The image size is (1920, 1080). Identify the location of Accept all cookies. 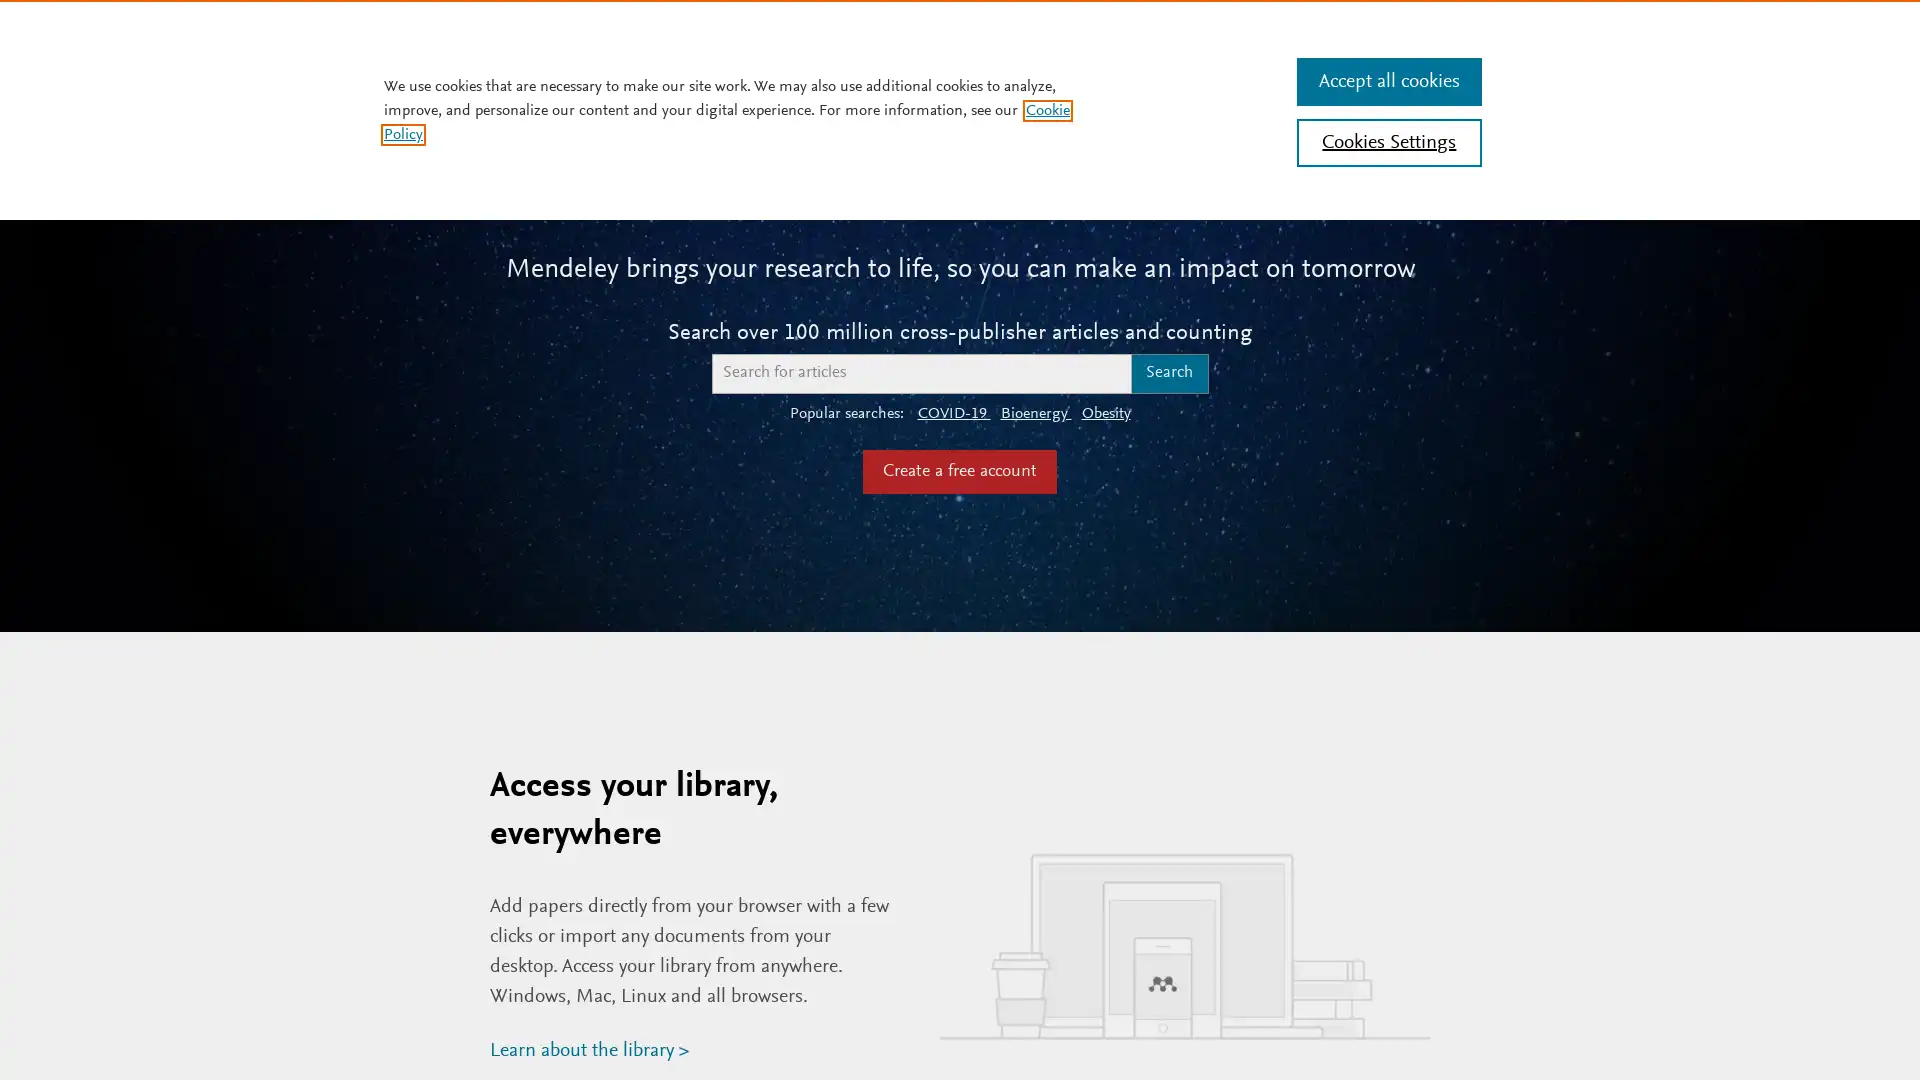
(1387, 80).